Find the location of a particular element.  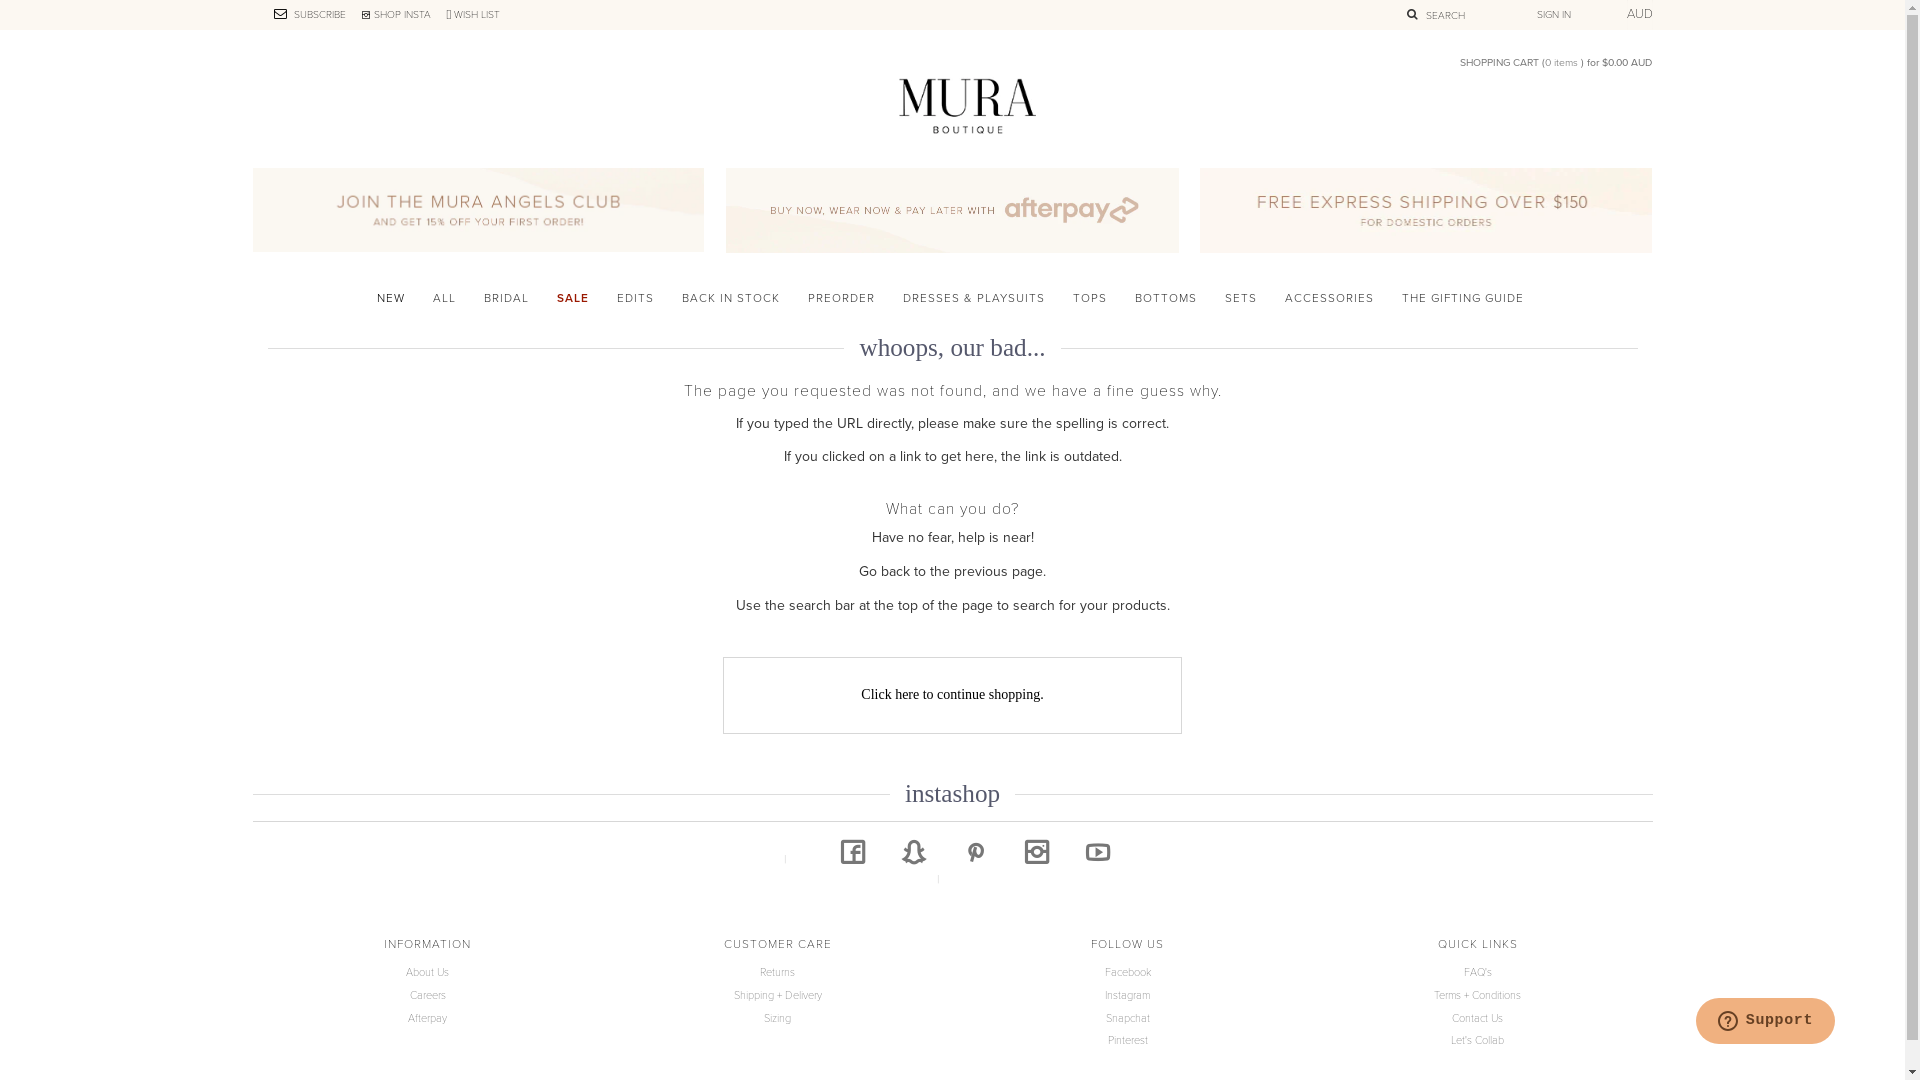

'NEW' is located at coordinates (390, 298).